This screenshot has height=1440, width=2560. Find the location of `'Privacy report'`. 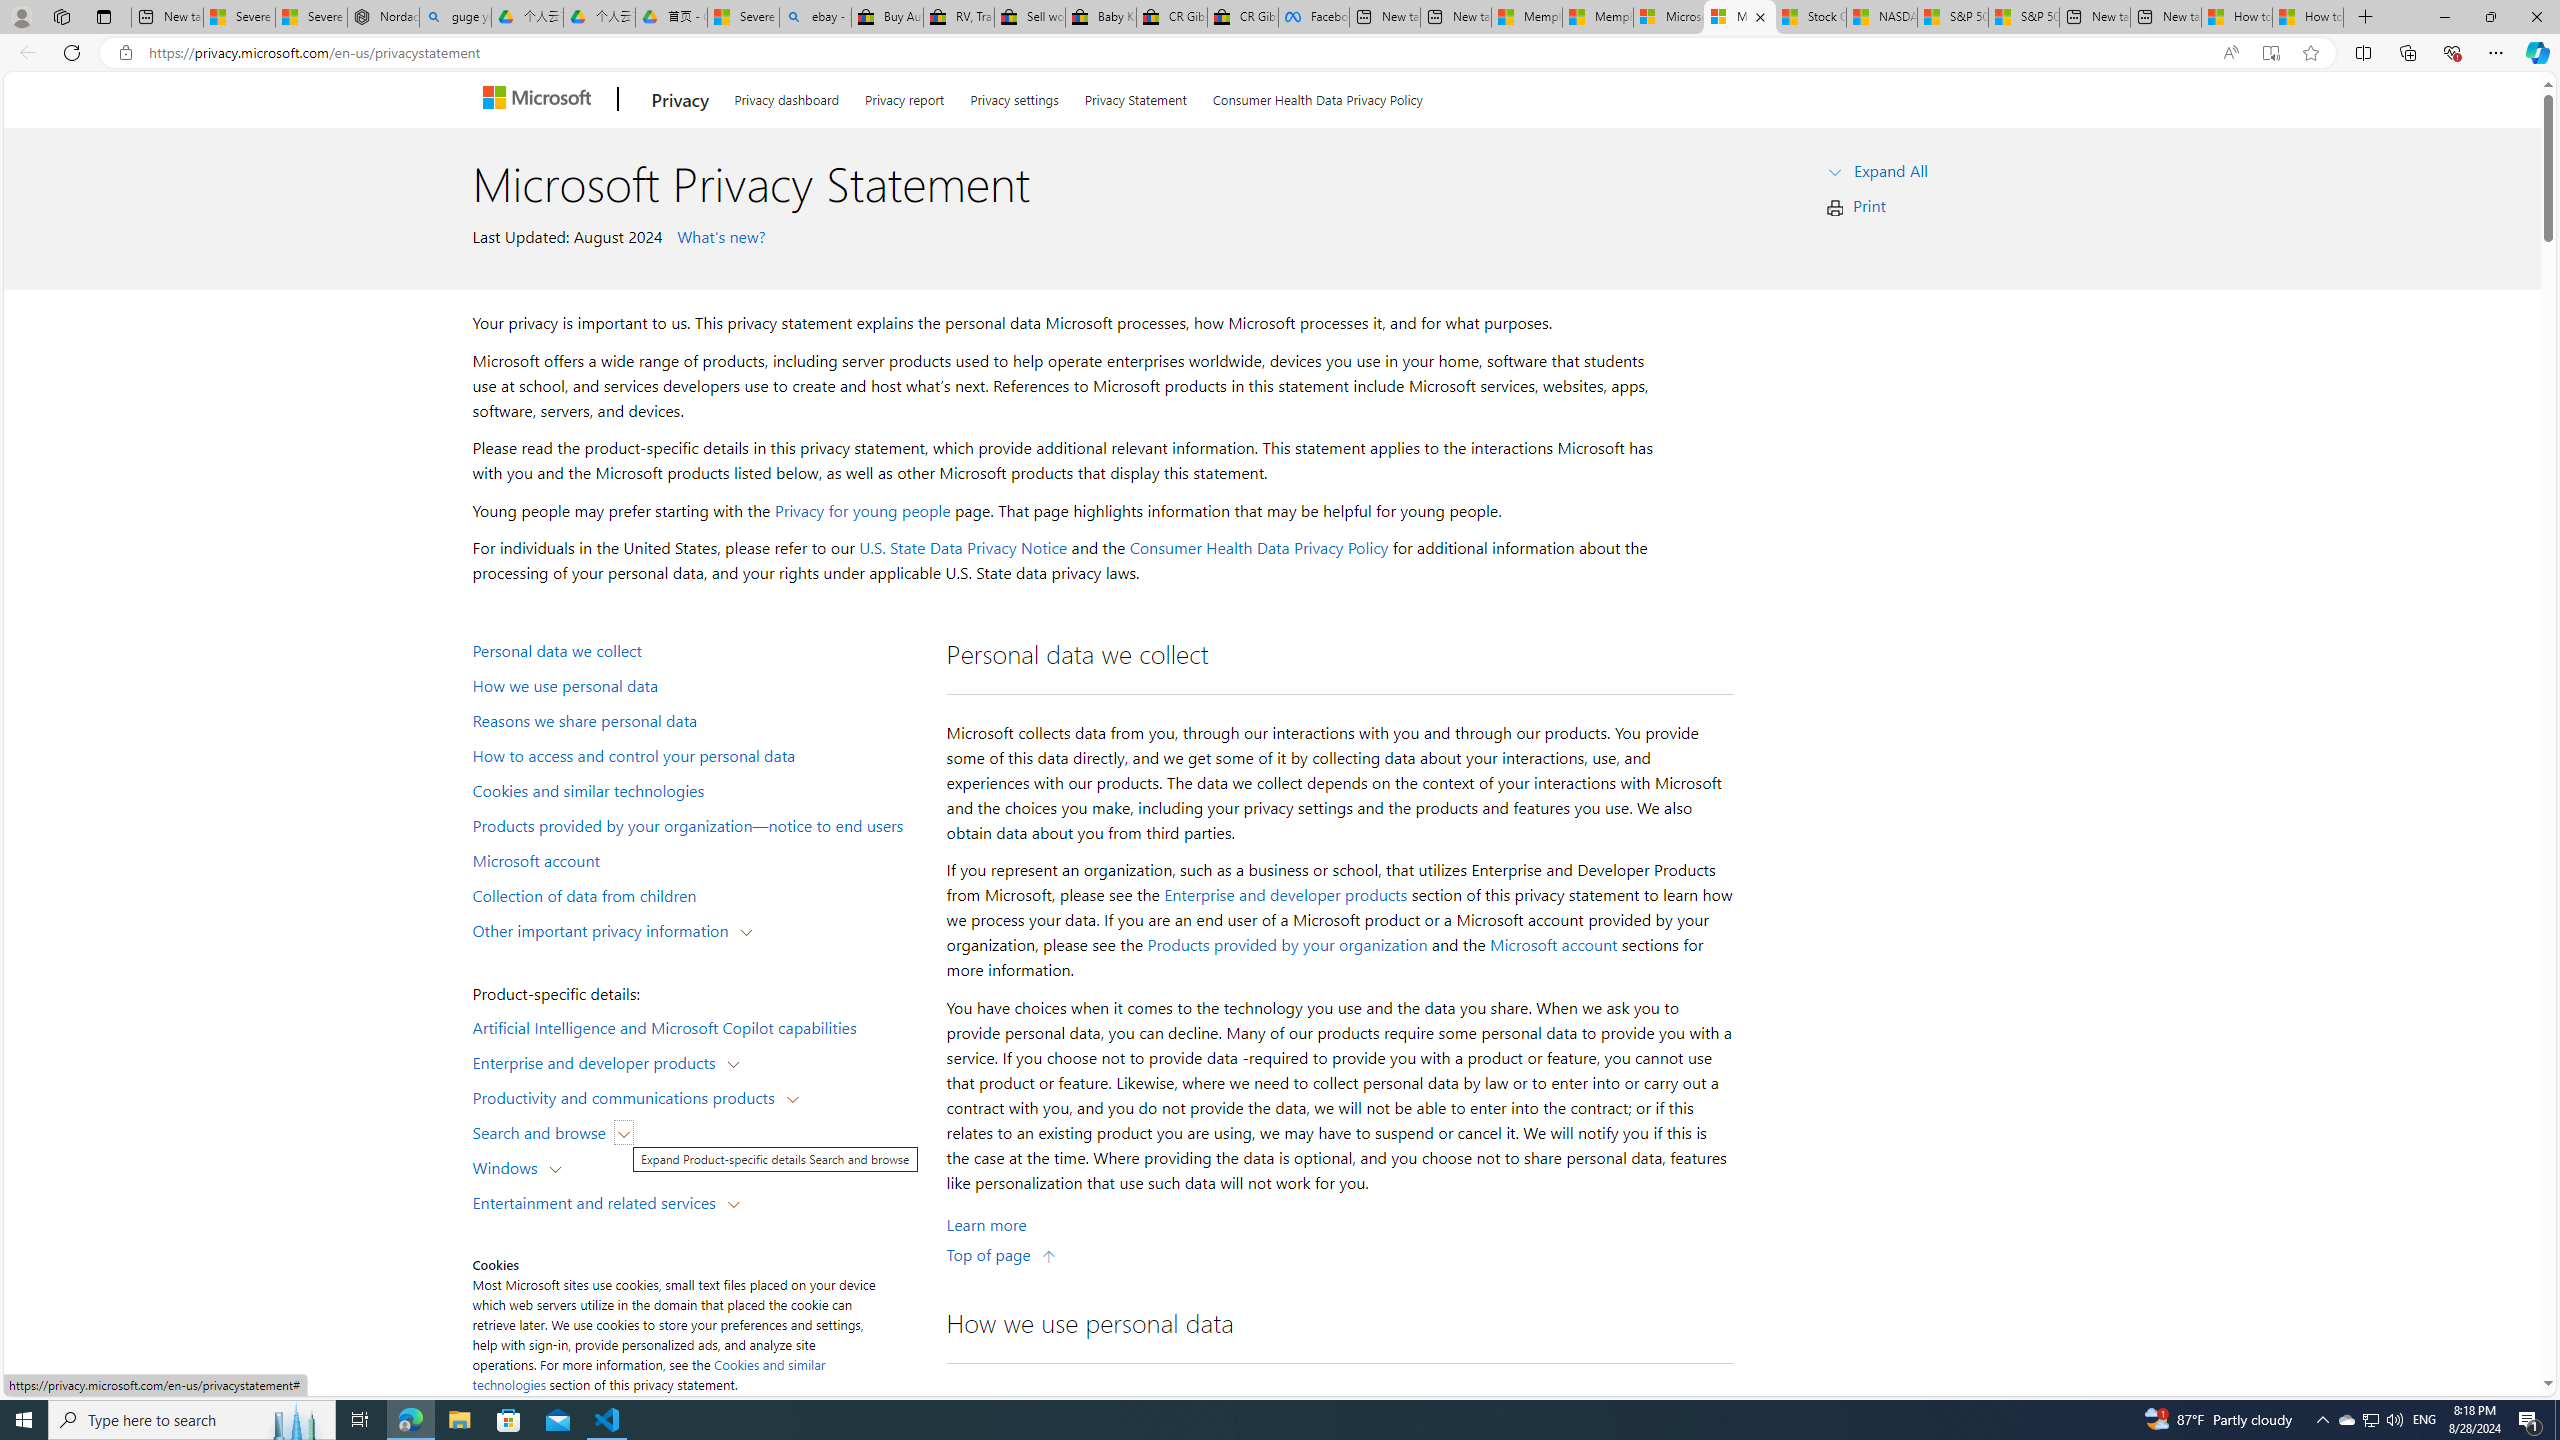

'Privacy report' is located at coordinates (904, 95).